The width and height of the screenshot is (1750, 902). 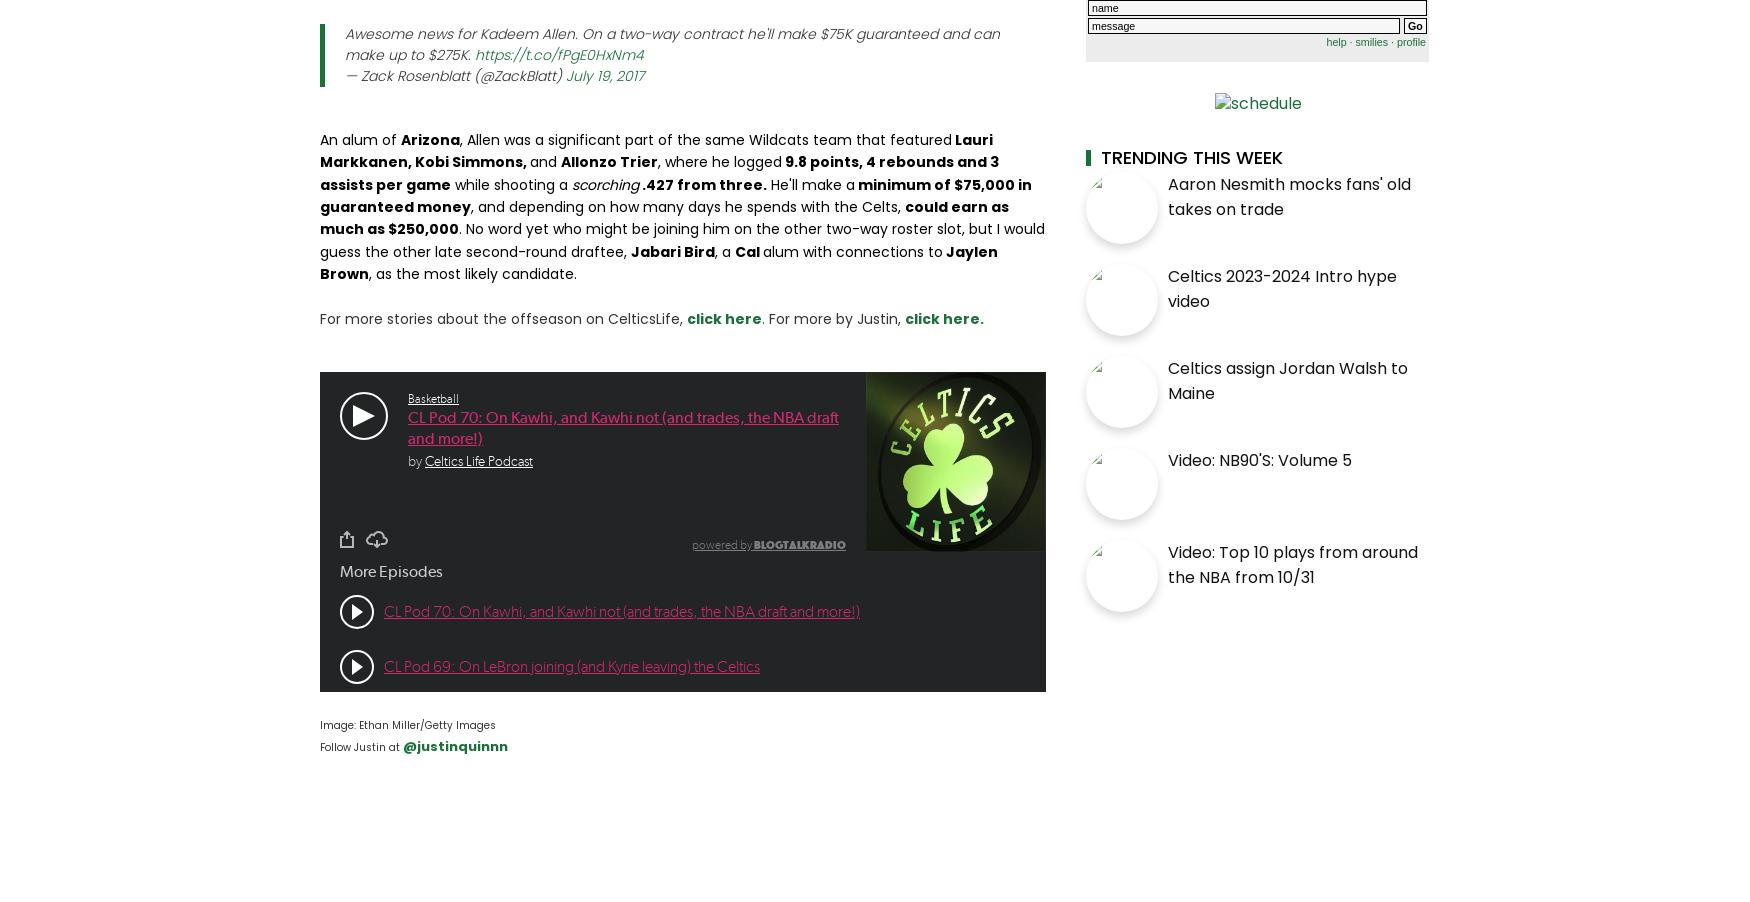 What do you see at coordinates (544, 160) in the screenshot?
I see `'and'` at bounding box center [544, 160].